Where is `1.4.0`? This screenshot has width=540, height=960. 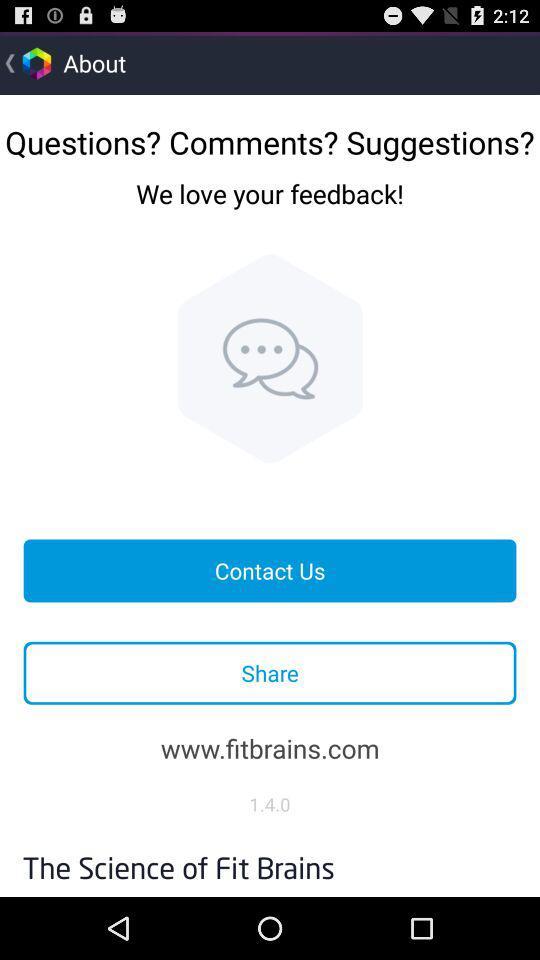
1.4.0 is located at coordinates (270, 804).